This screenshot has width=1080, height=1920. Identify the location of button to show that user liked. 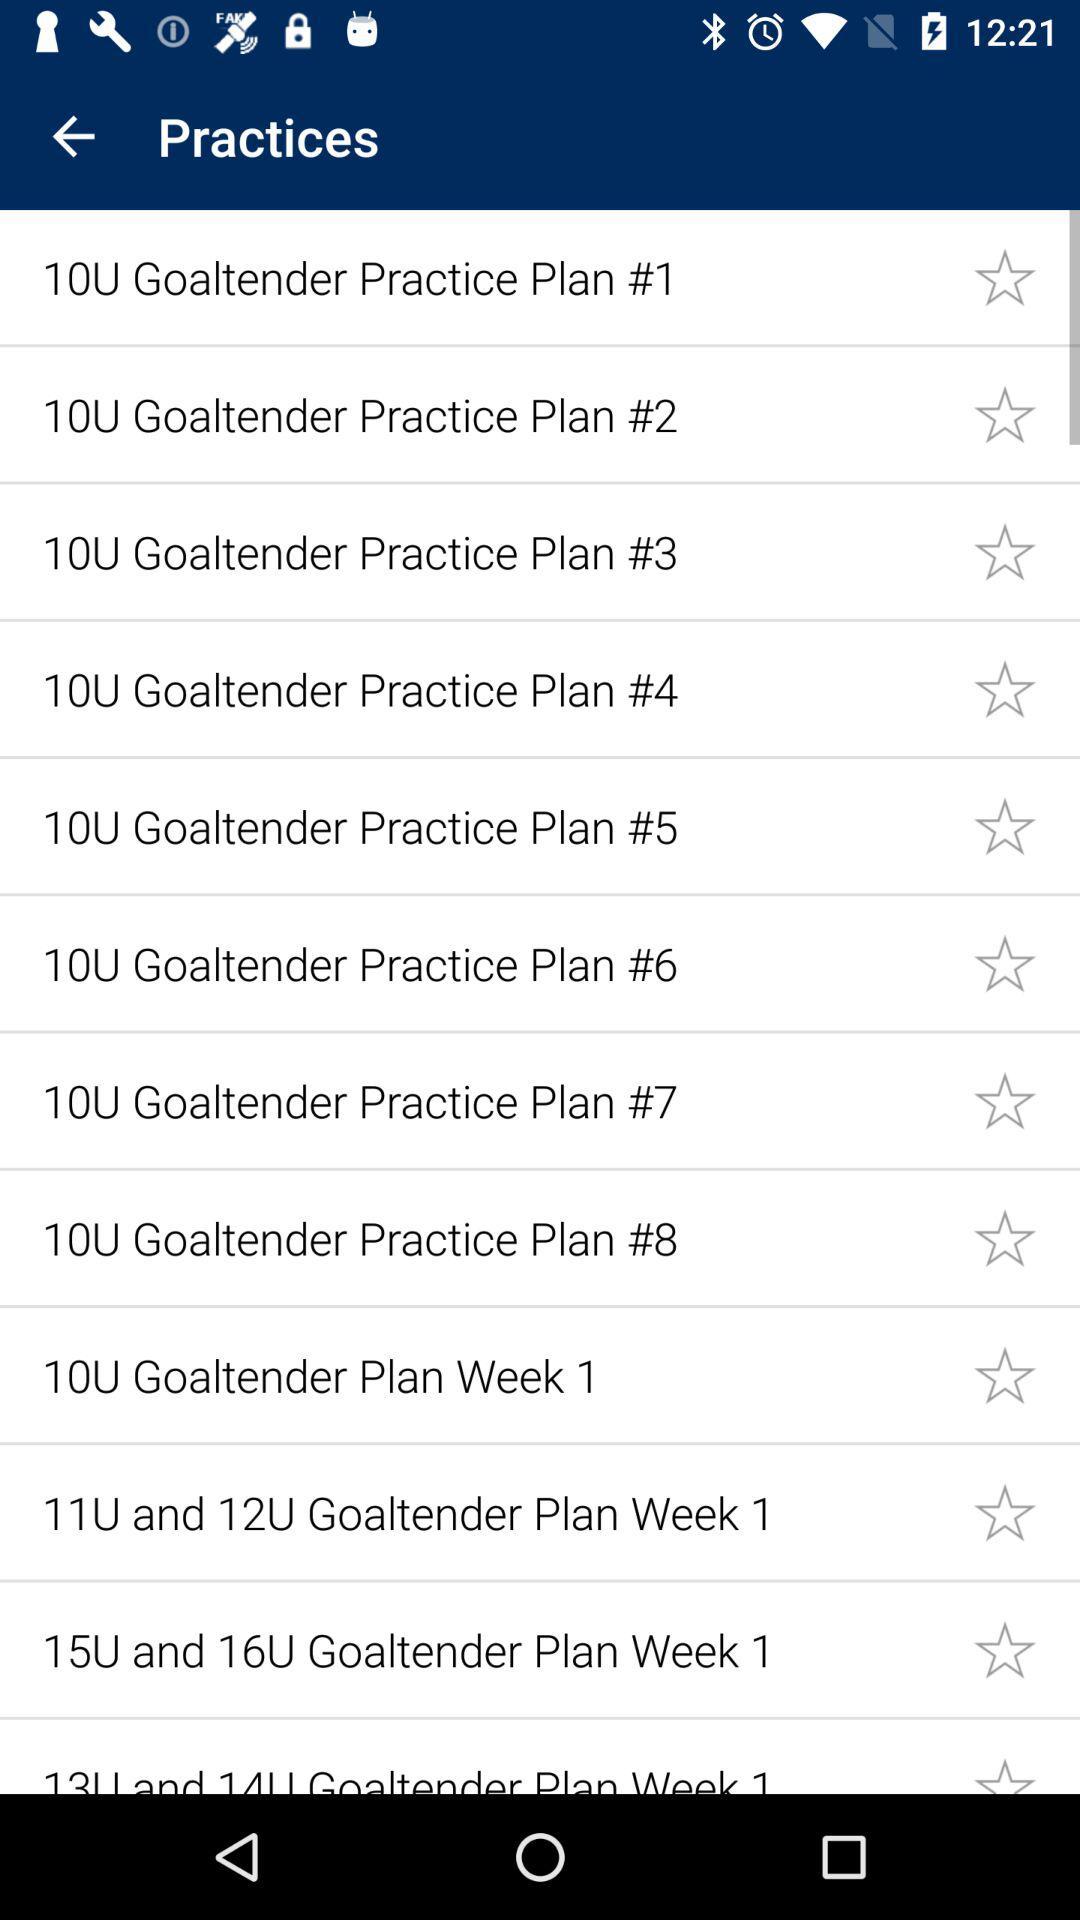
(1026, 412).